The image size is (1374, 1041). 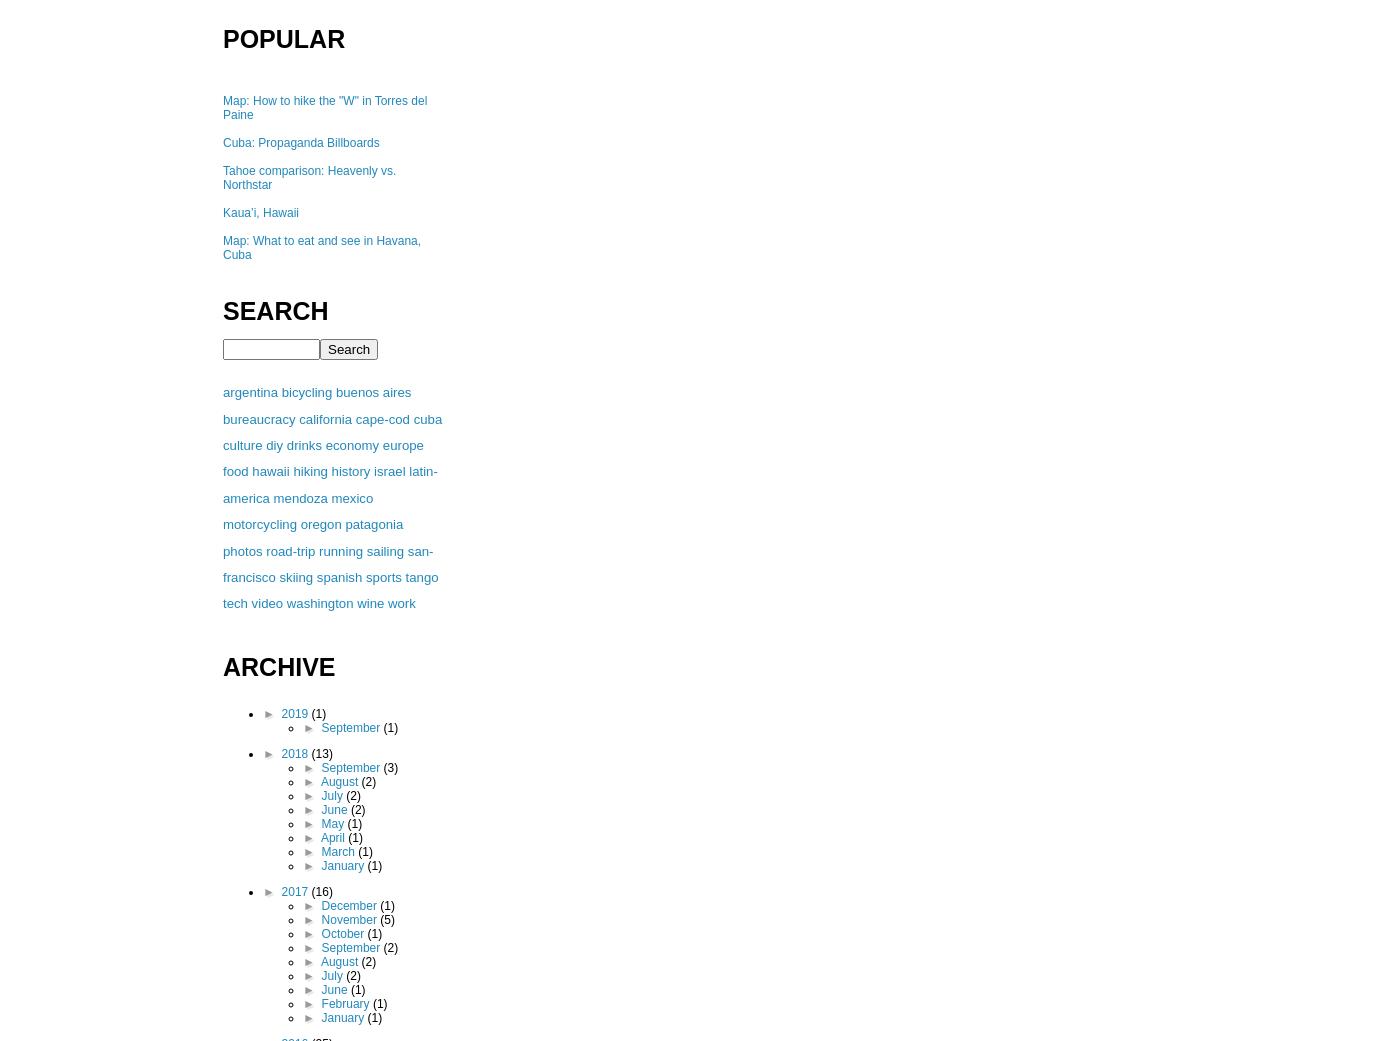 What do you see at coordinates (323, 107) in the screenshot?
I see `'Map: How to hike the "W" in Torres del Paine'` at bounding box center [323, 107].